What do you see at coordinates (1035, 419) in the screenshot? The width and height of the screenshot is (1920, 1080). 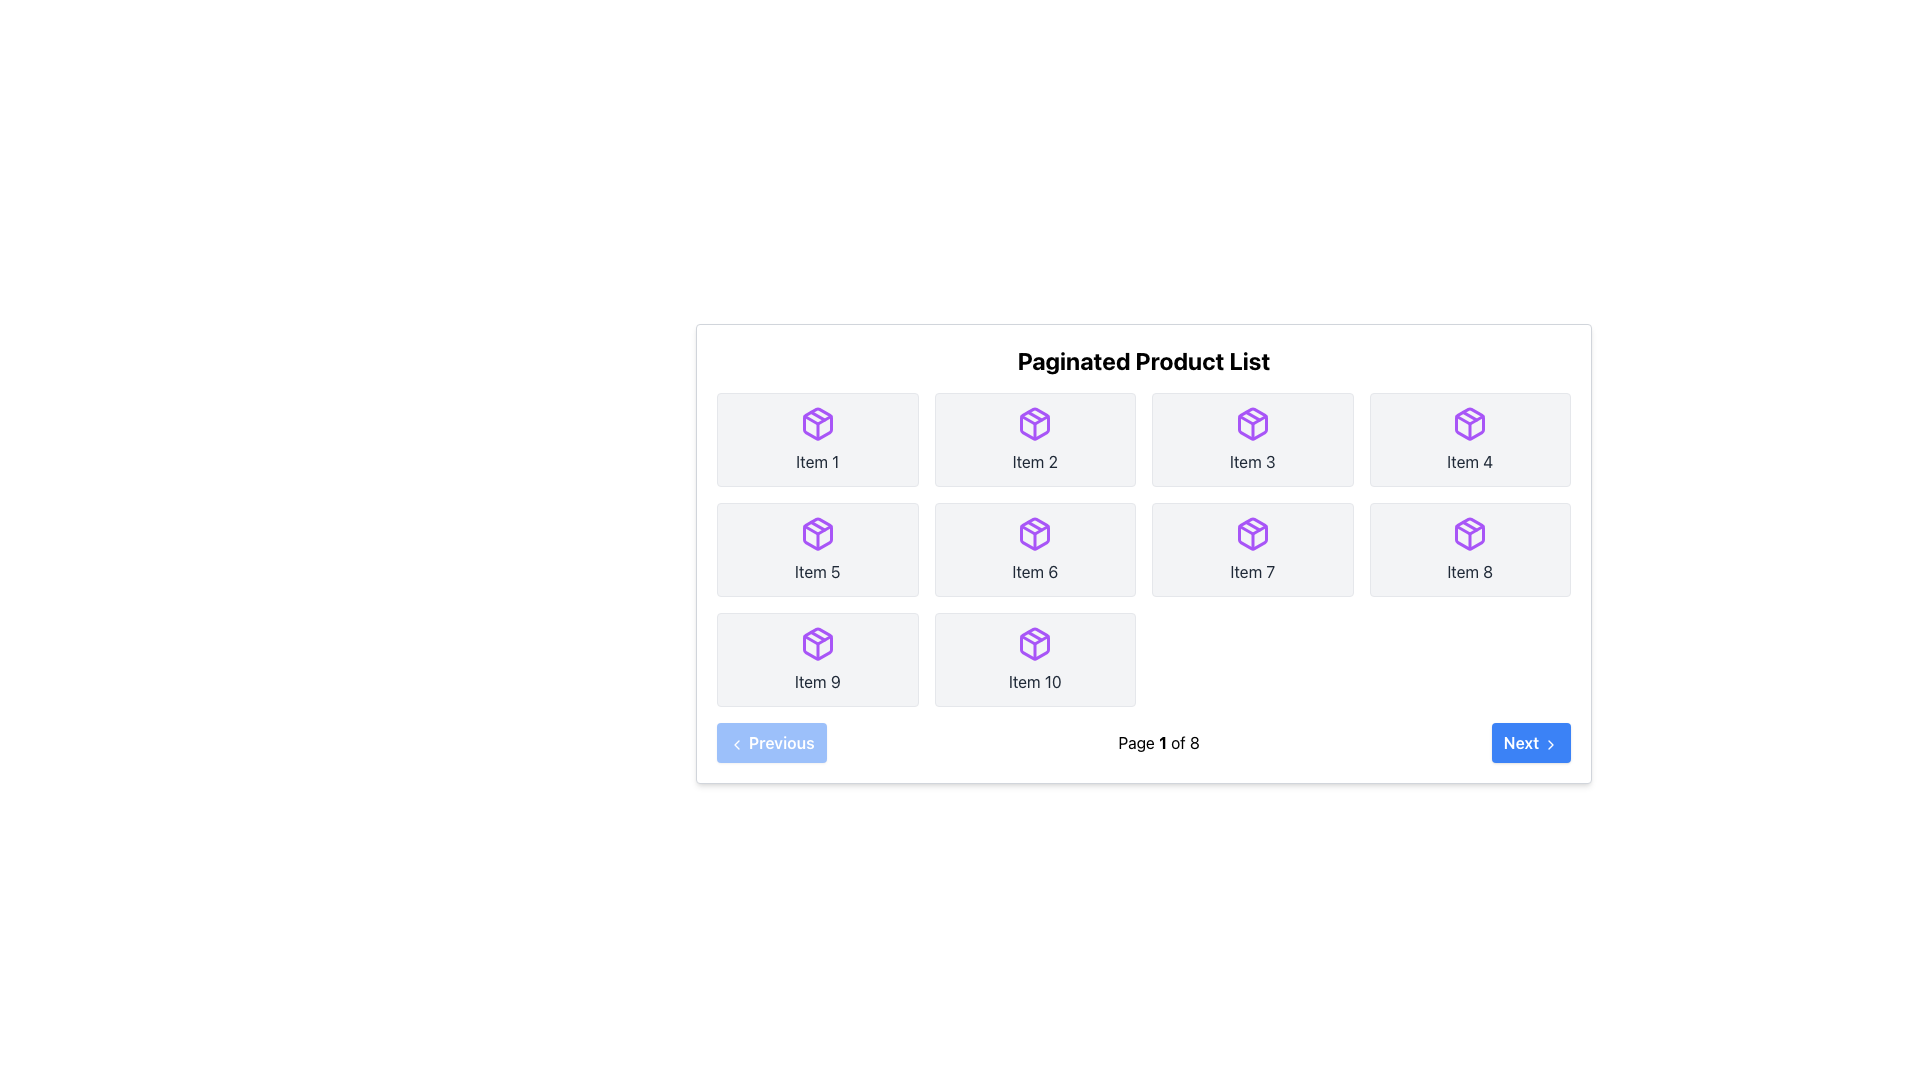 I see `the purple package box icon, which is the second icon from the left in the top row of the 'Paginated Product List' grid` at bounding box center [1035, 419].